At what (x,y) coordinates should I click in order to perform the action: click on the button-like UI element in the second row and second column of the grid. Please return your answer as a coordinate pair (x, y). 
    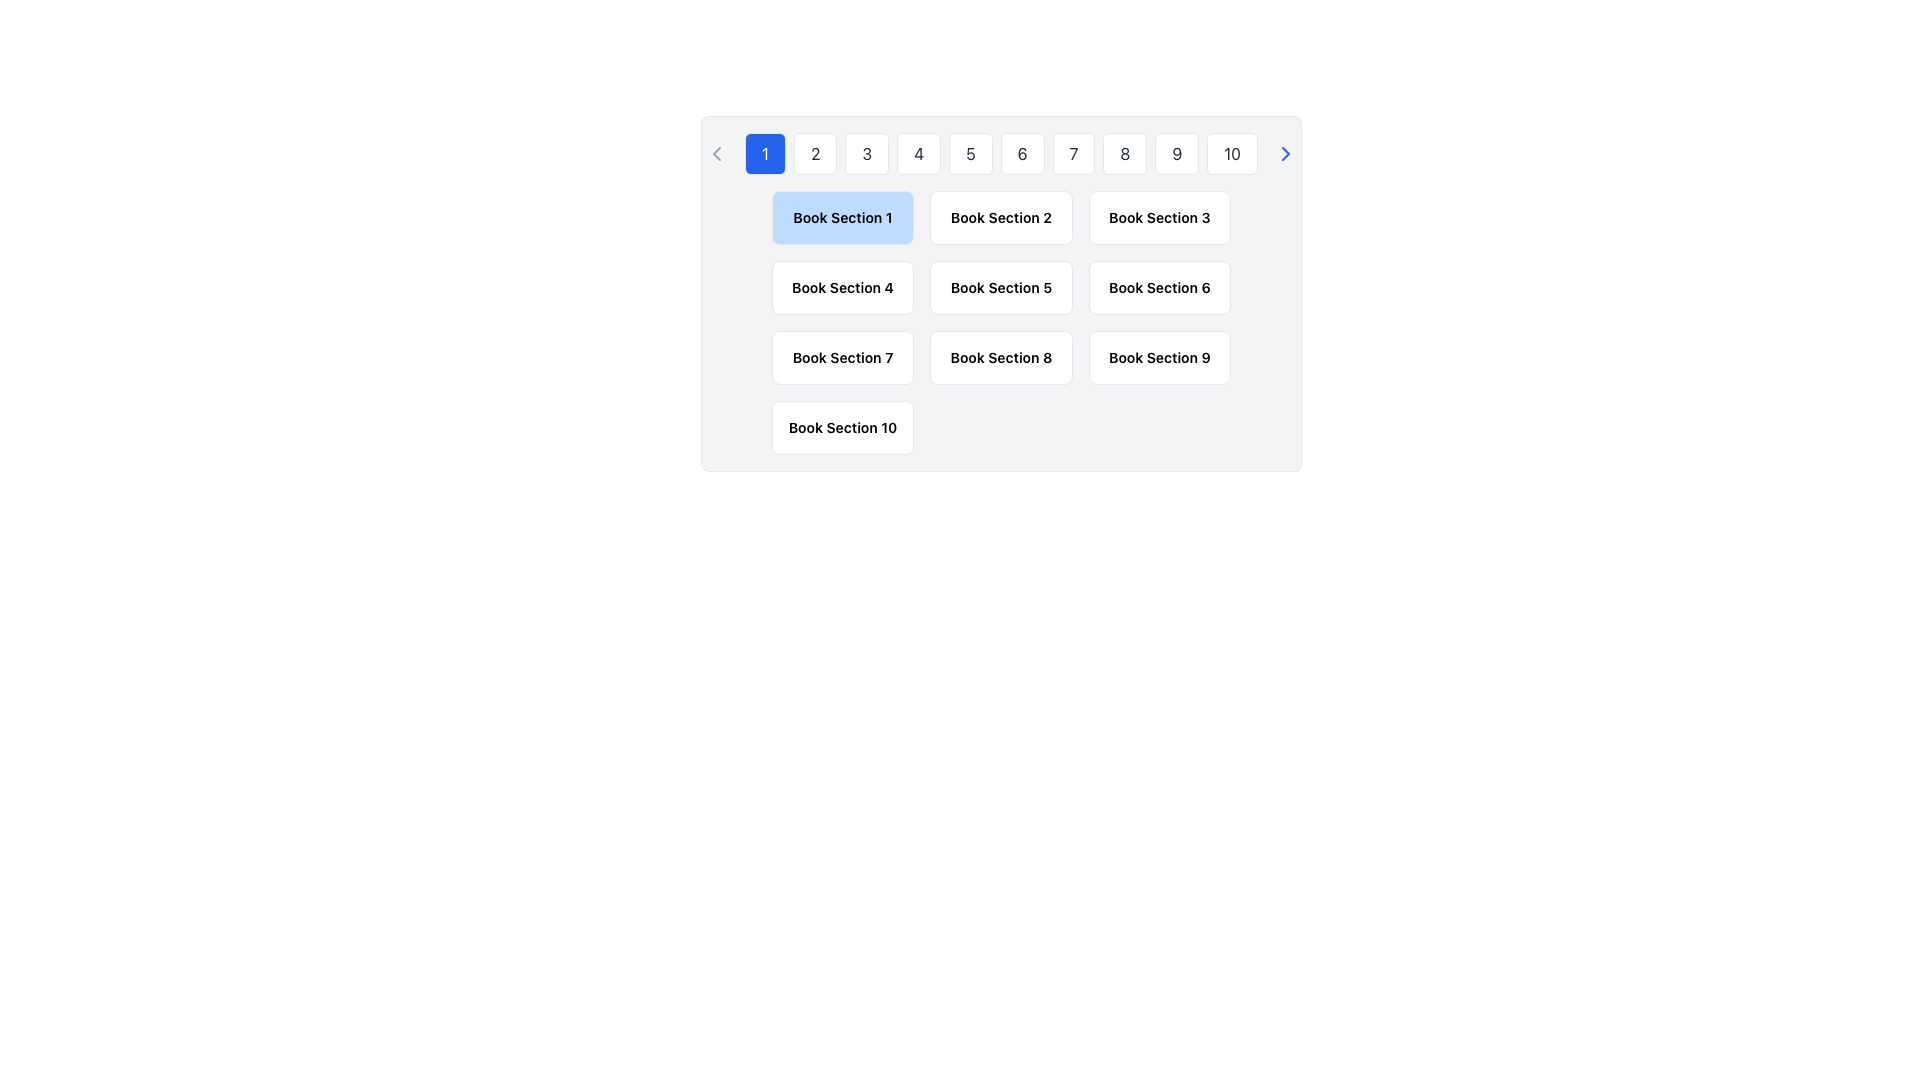
    Looking at the image, I should click on (1001, 288).